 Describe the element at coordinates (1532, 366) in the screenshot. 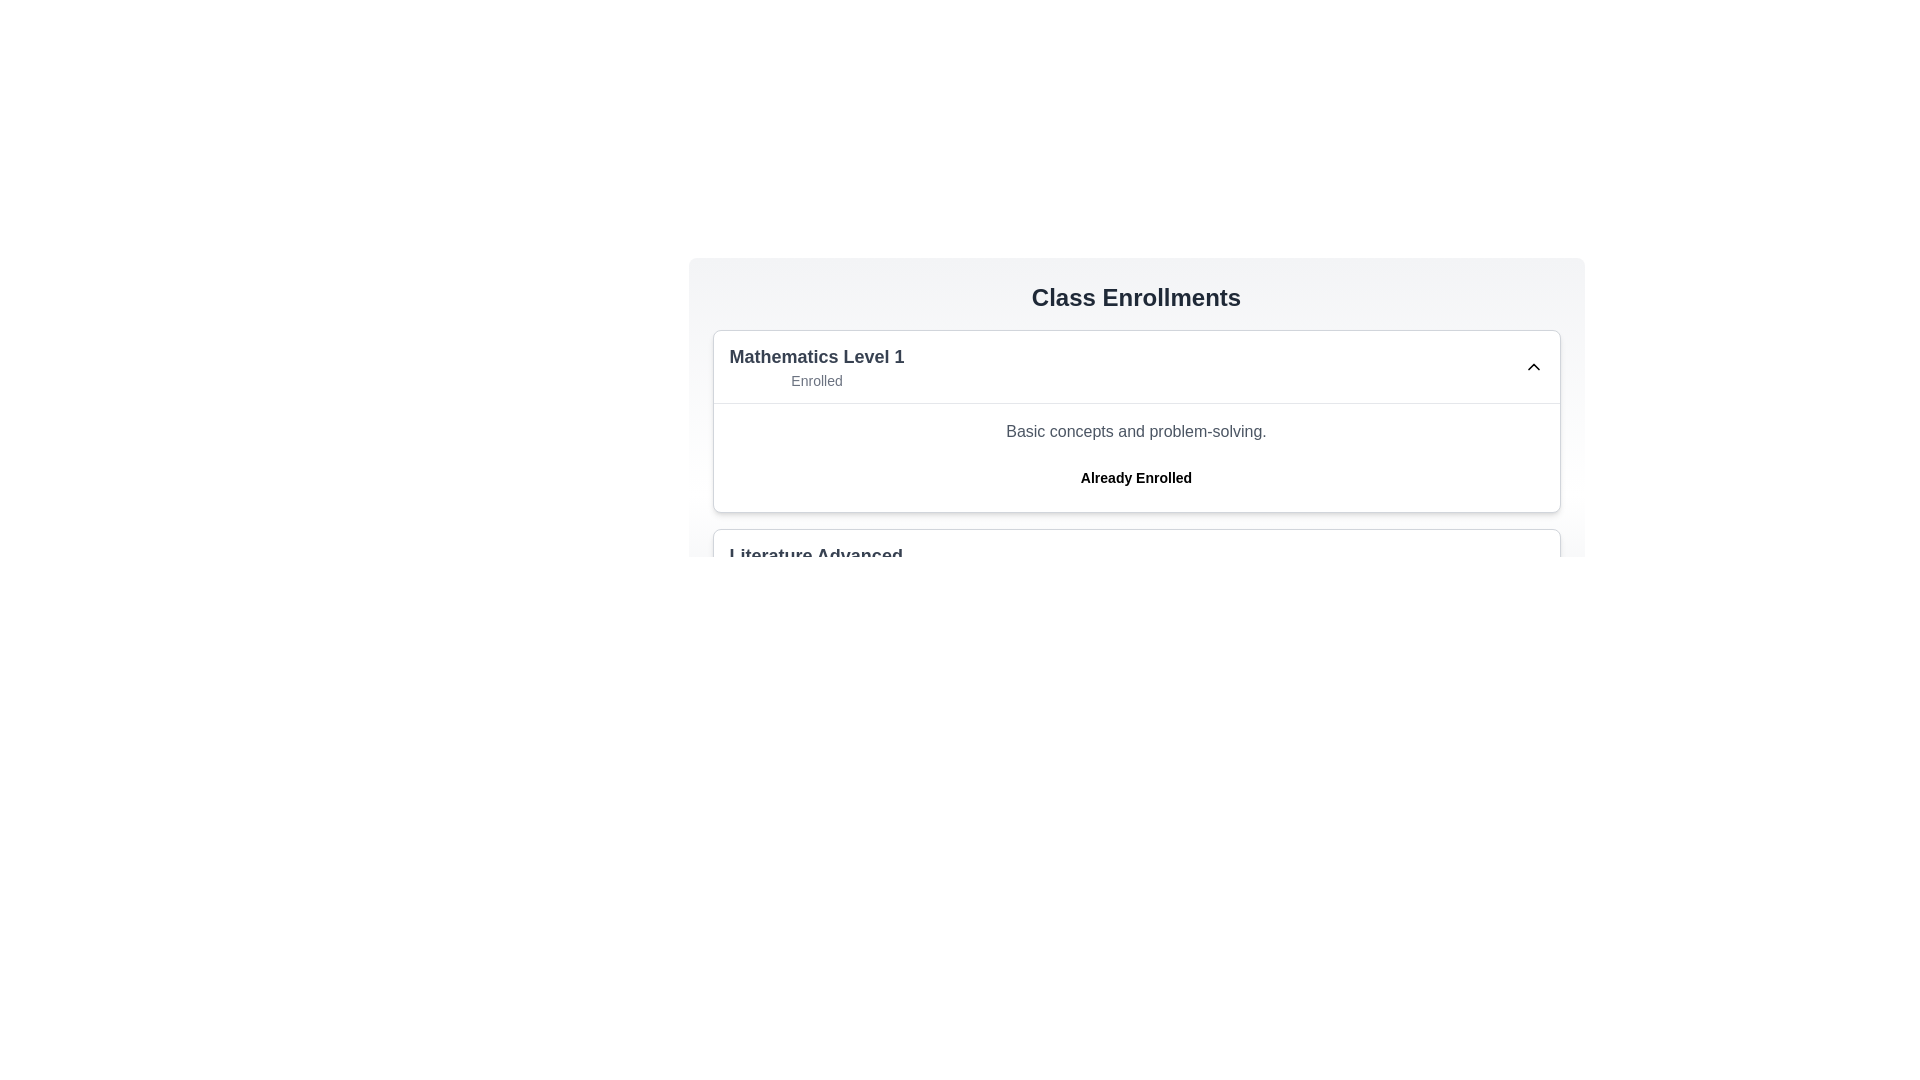

I see `the upward-pointing chevron-style icon in the top-right corner of the 'Mathematics Level 1 Enrolled' section` at that location.